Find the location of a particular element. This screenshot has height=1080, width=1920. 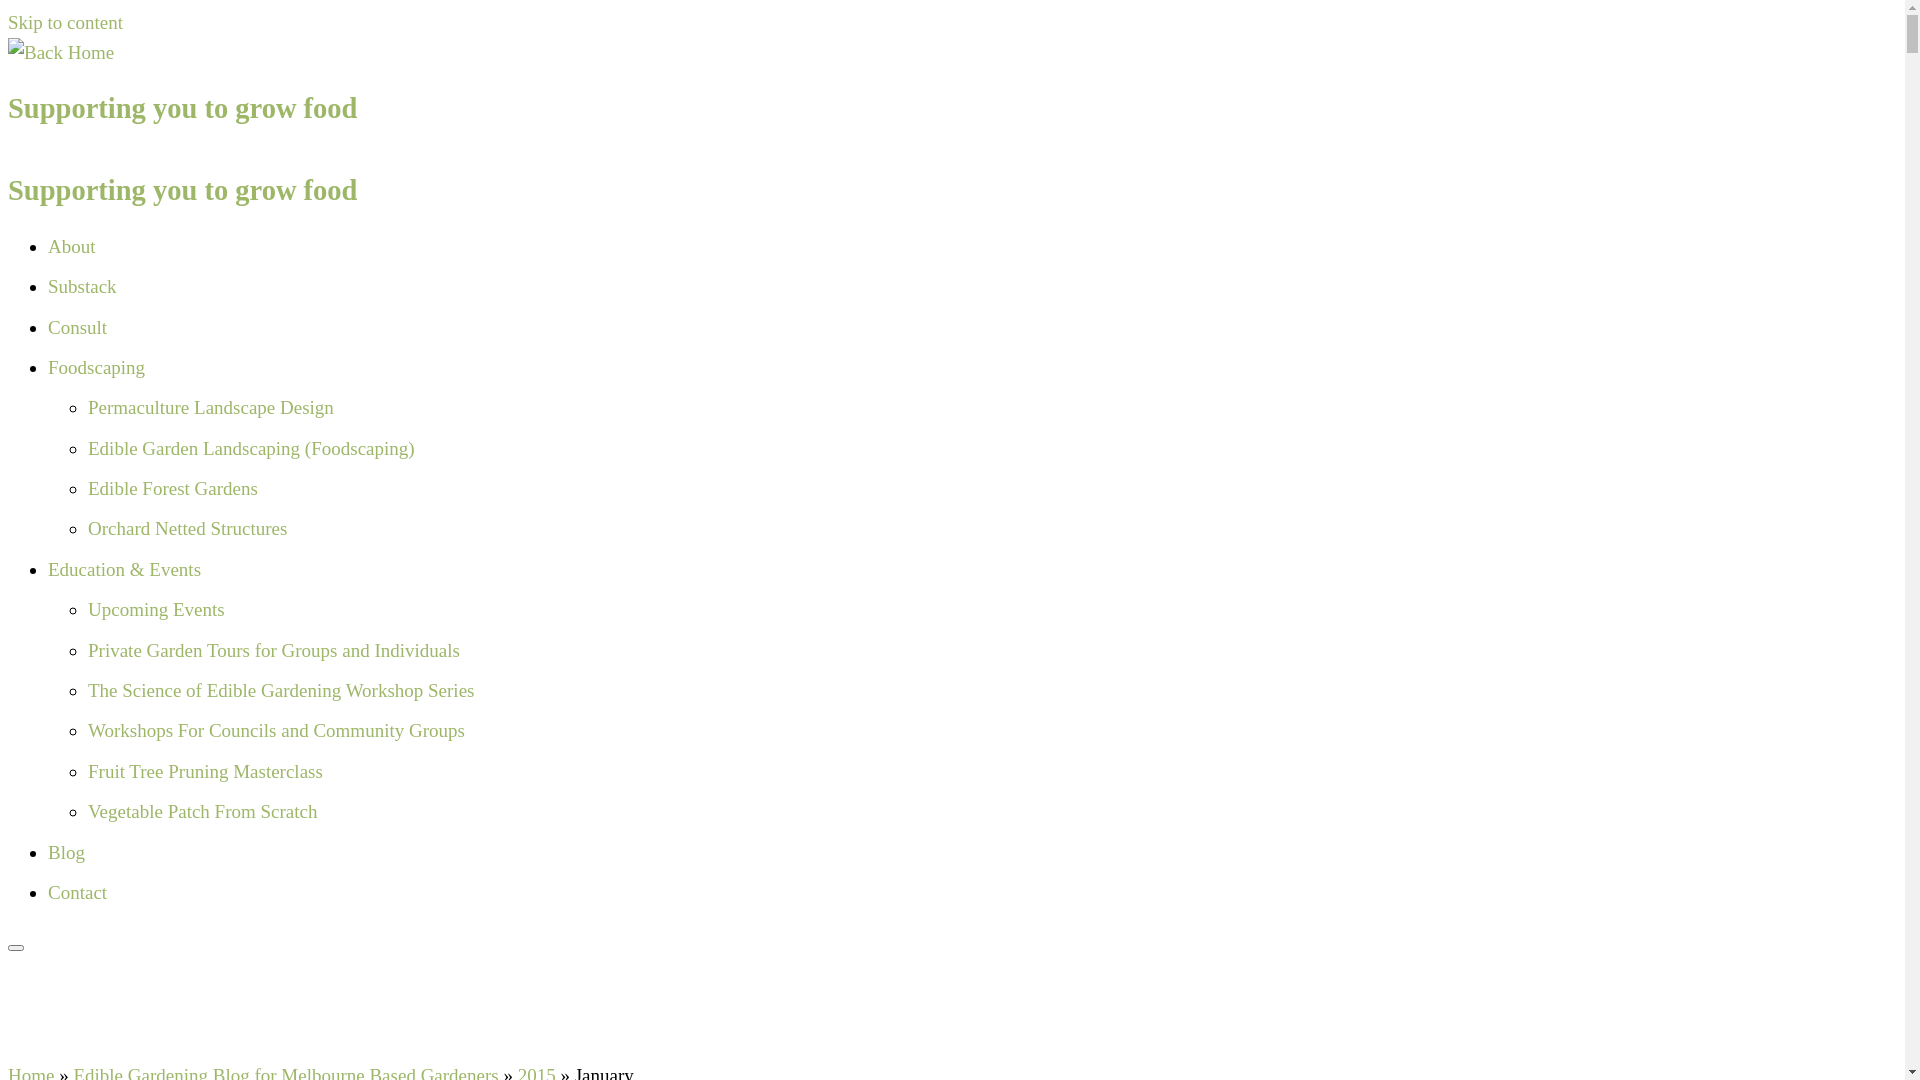

'About' is located at coordinates (48, 245).